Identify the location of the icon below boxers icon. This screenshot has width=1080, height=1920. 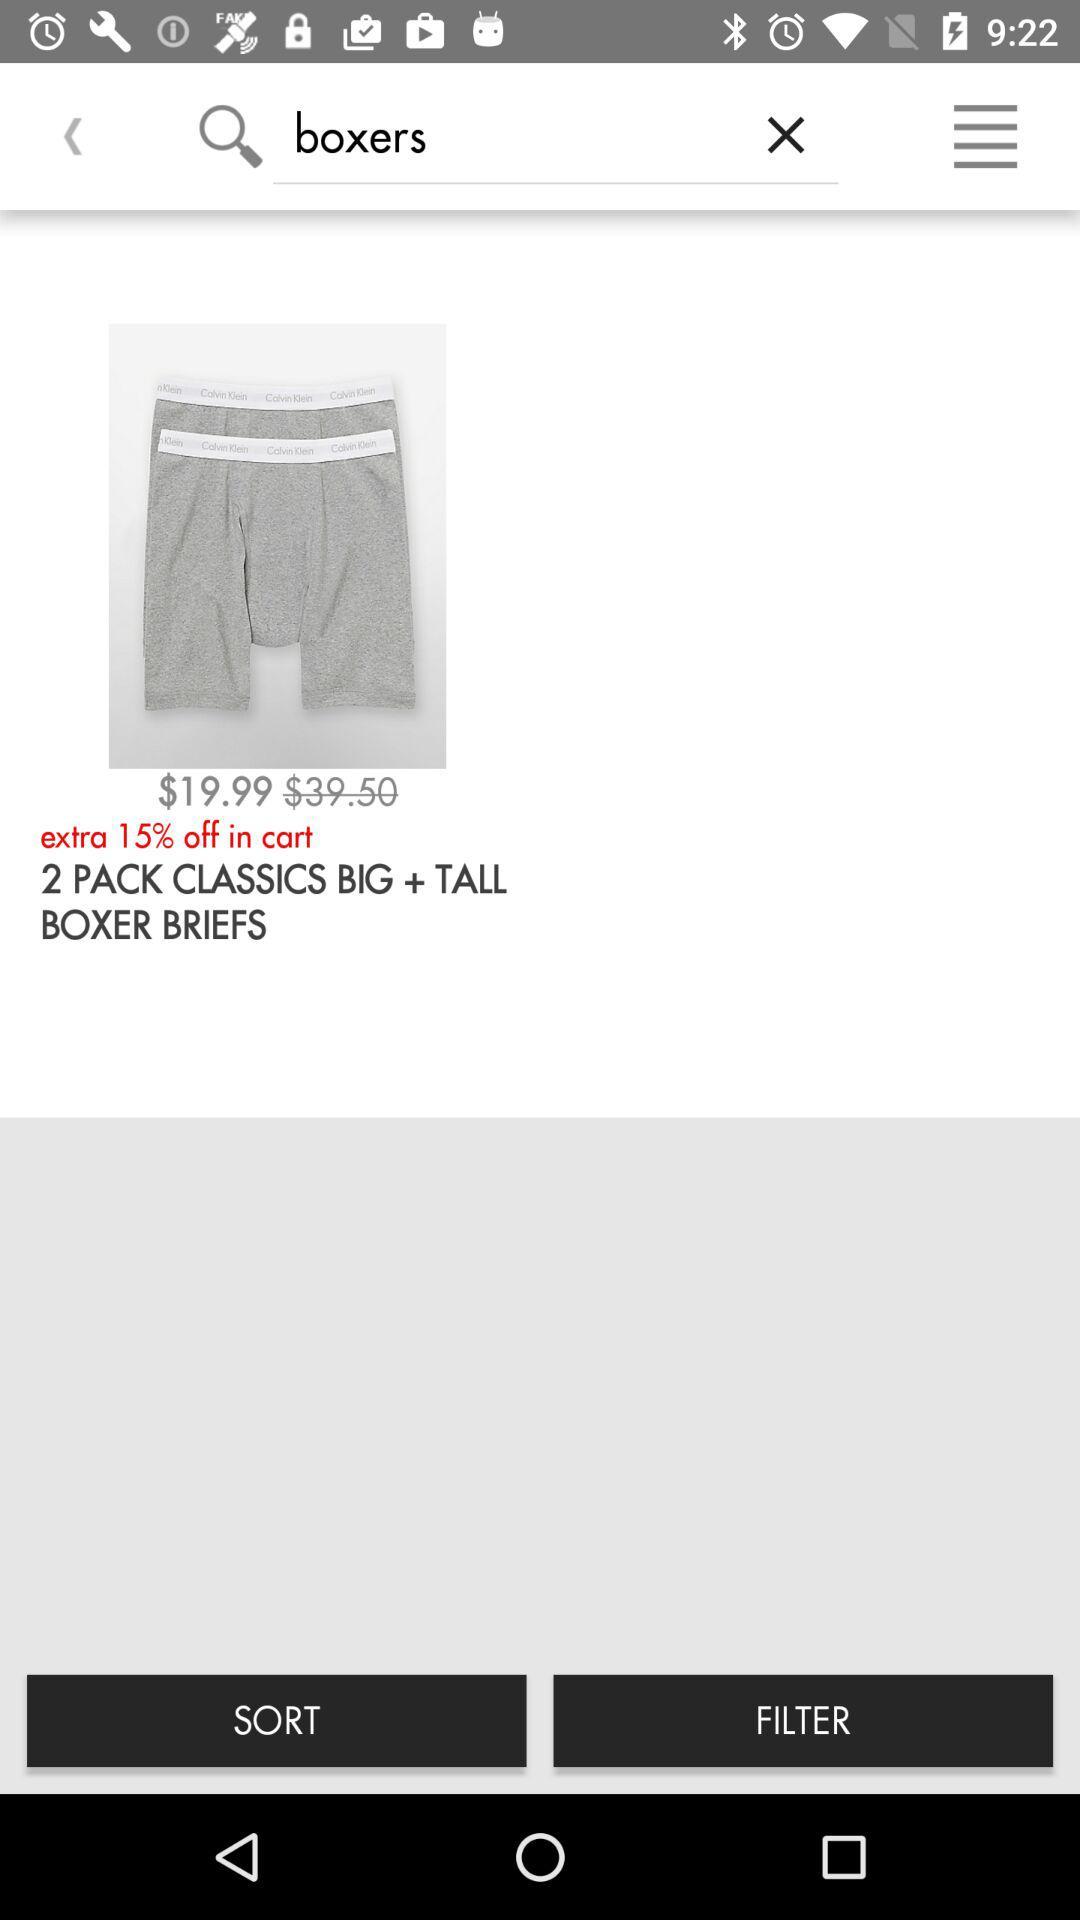
(802, 1719).